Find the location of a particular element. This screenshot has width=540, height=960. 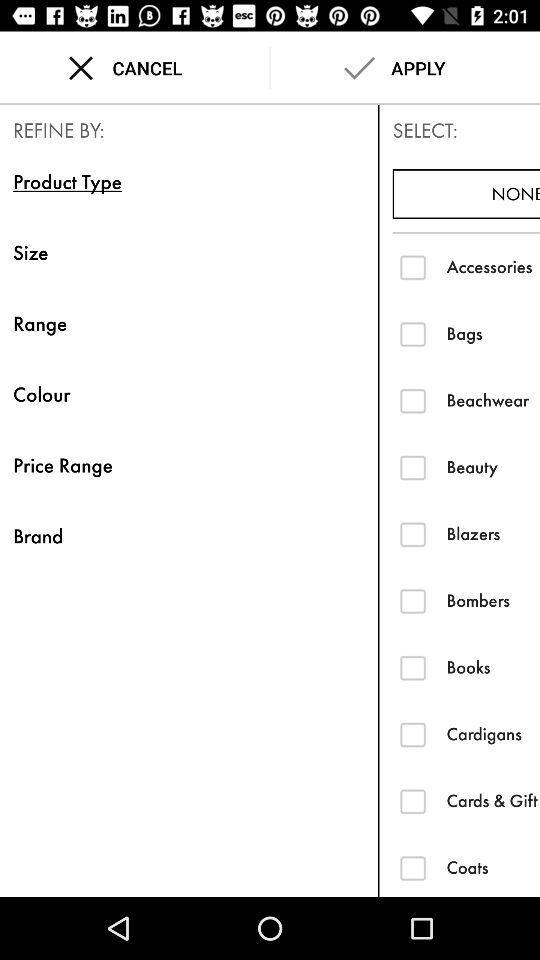

product type is located at coordinates (412, 266).